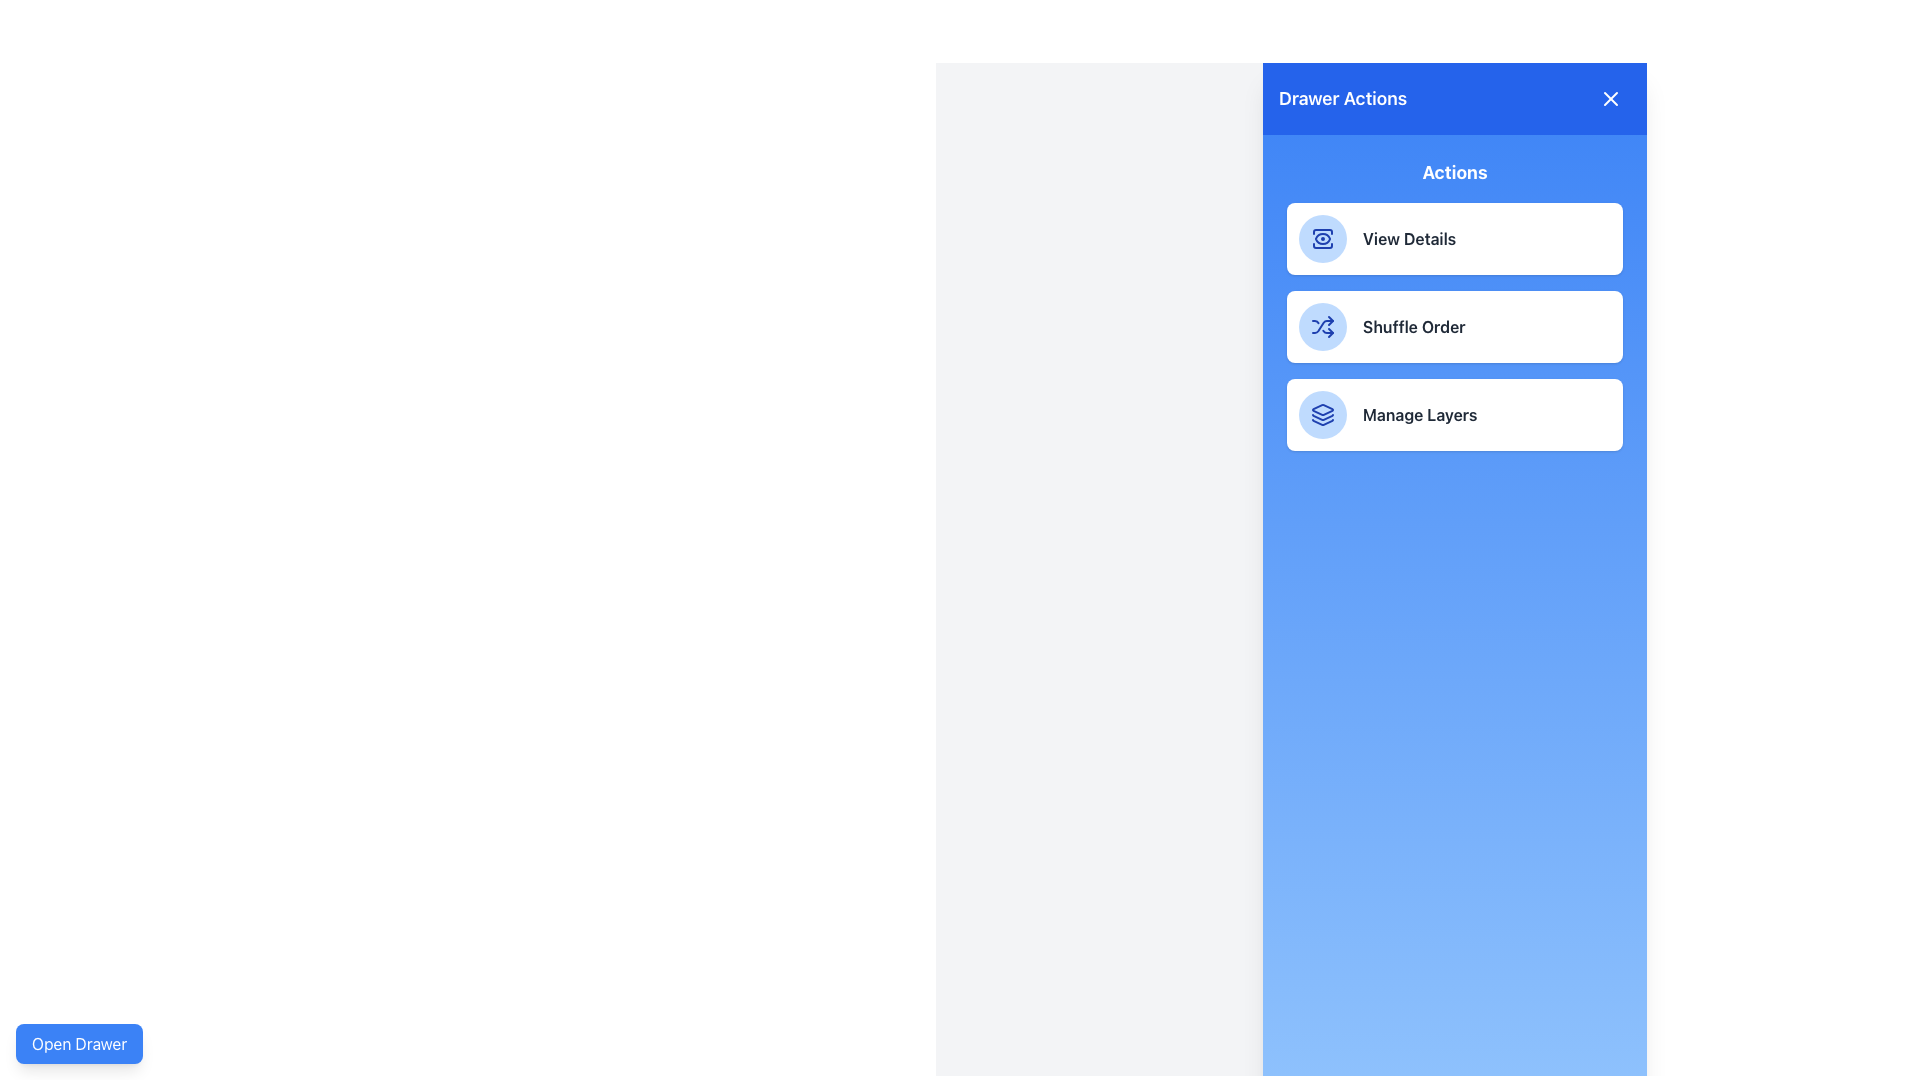 Image resolution: width=1920 pixels, height=1080 pixels. Describe the element at coordinates (1323, 414) in the screenshot. I see `the 'Manage Layers' icon located in the bottommost entry of the 'Actions' section within the 'Drawer Actions' panel, which is the third icon in the vertical action buttons list` at that location.